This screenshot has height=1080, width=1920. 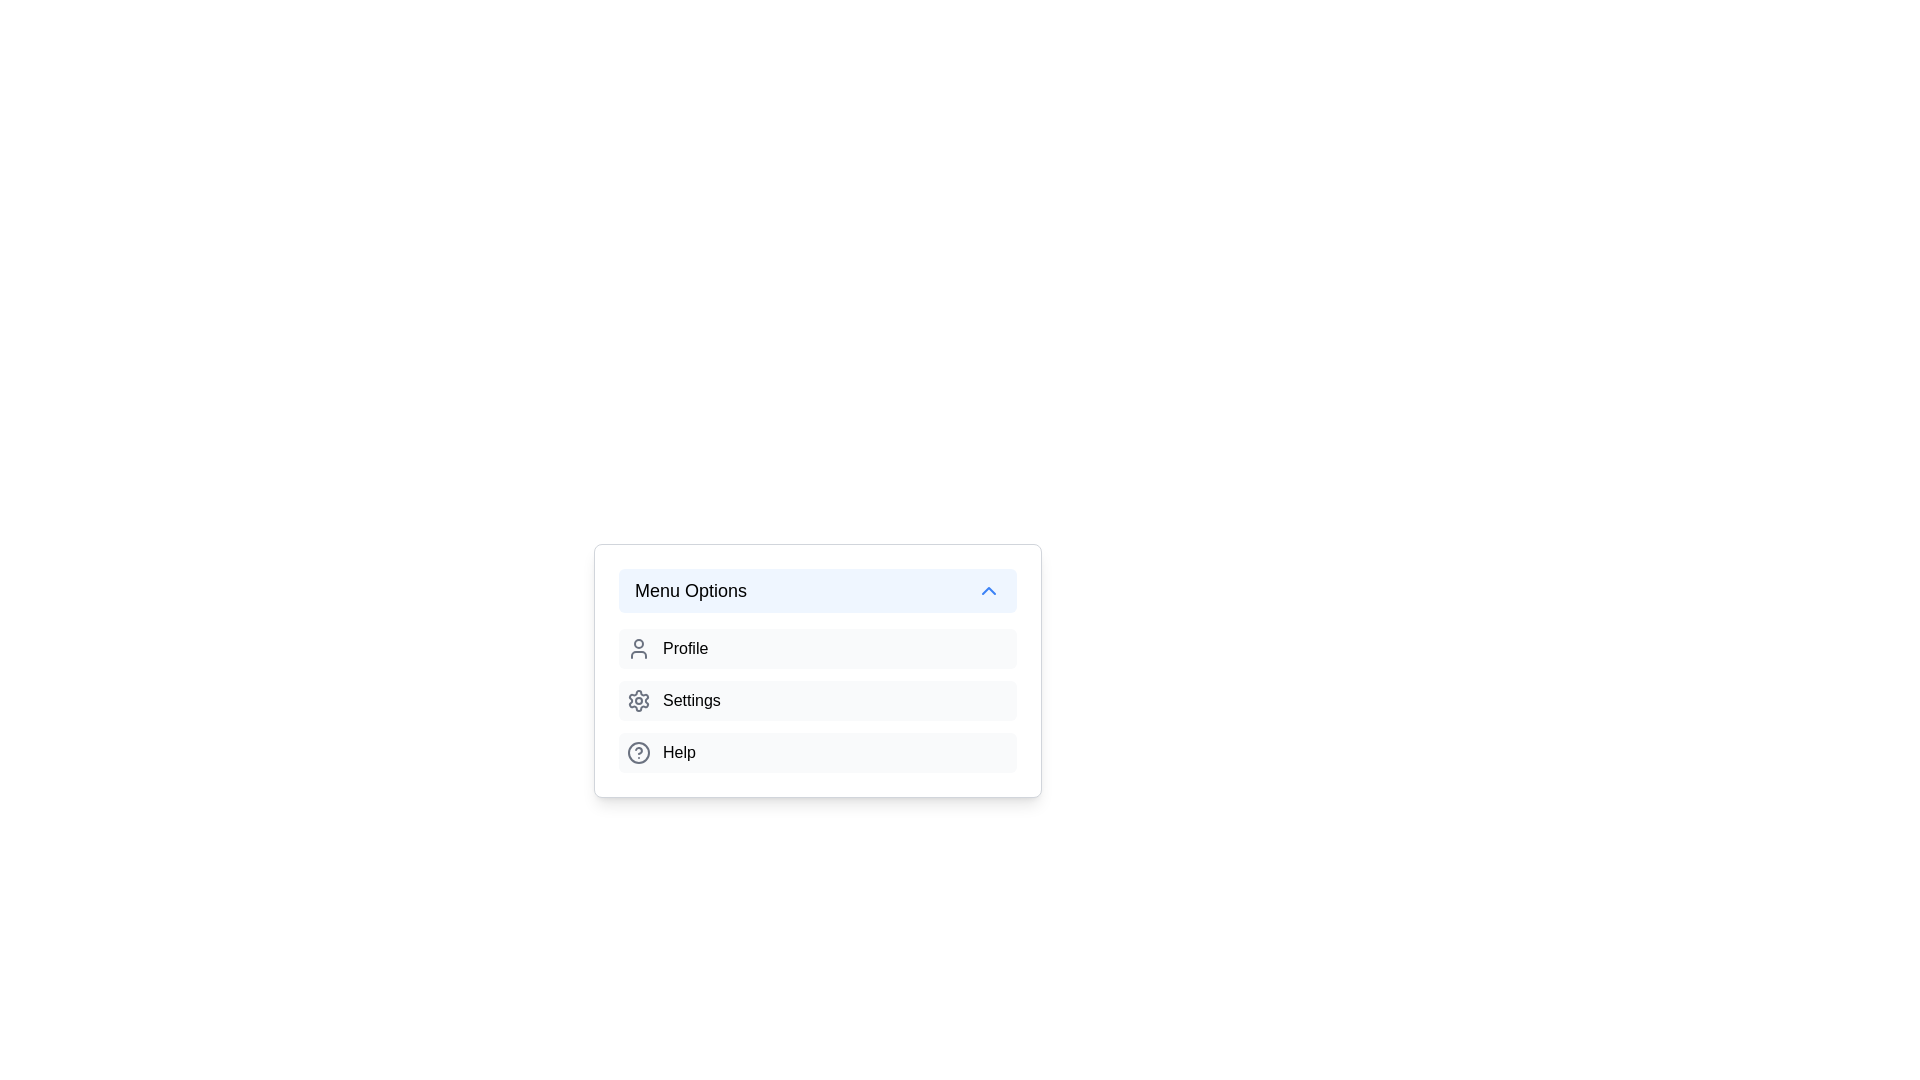 What do you see at coordinates (637, 752) in the screenshot?
I see `the outer circle of the help icon, which serves as a visual cue for the 'Help' menu item located at the bottom of the vertical menu listing beneath 'Profile' and 'Settings'` at bounding box center [637, 752].